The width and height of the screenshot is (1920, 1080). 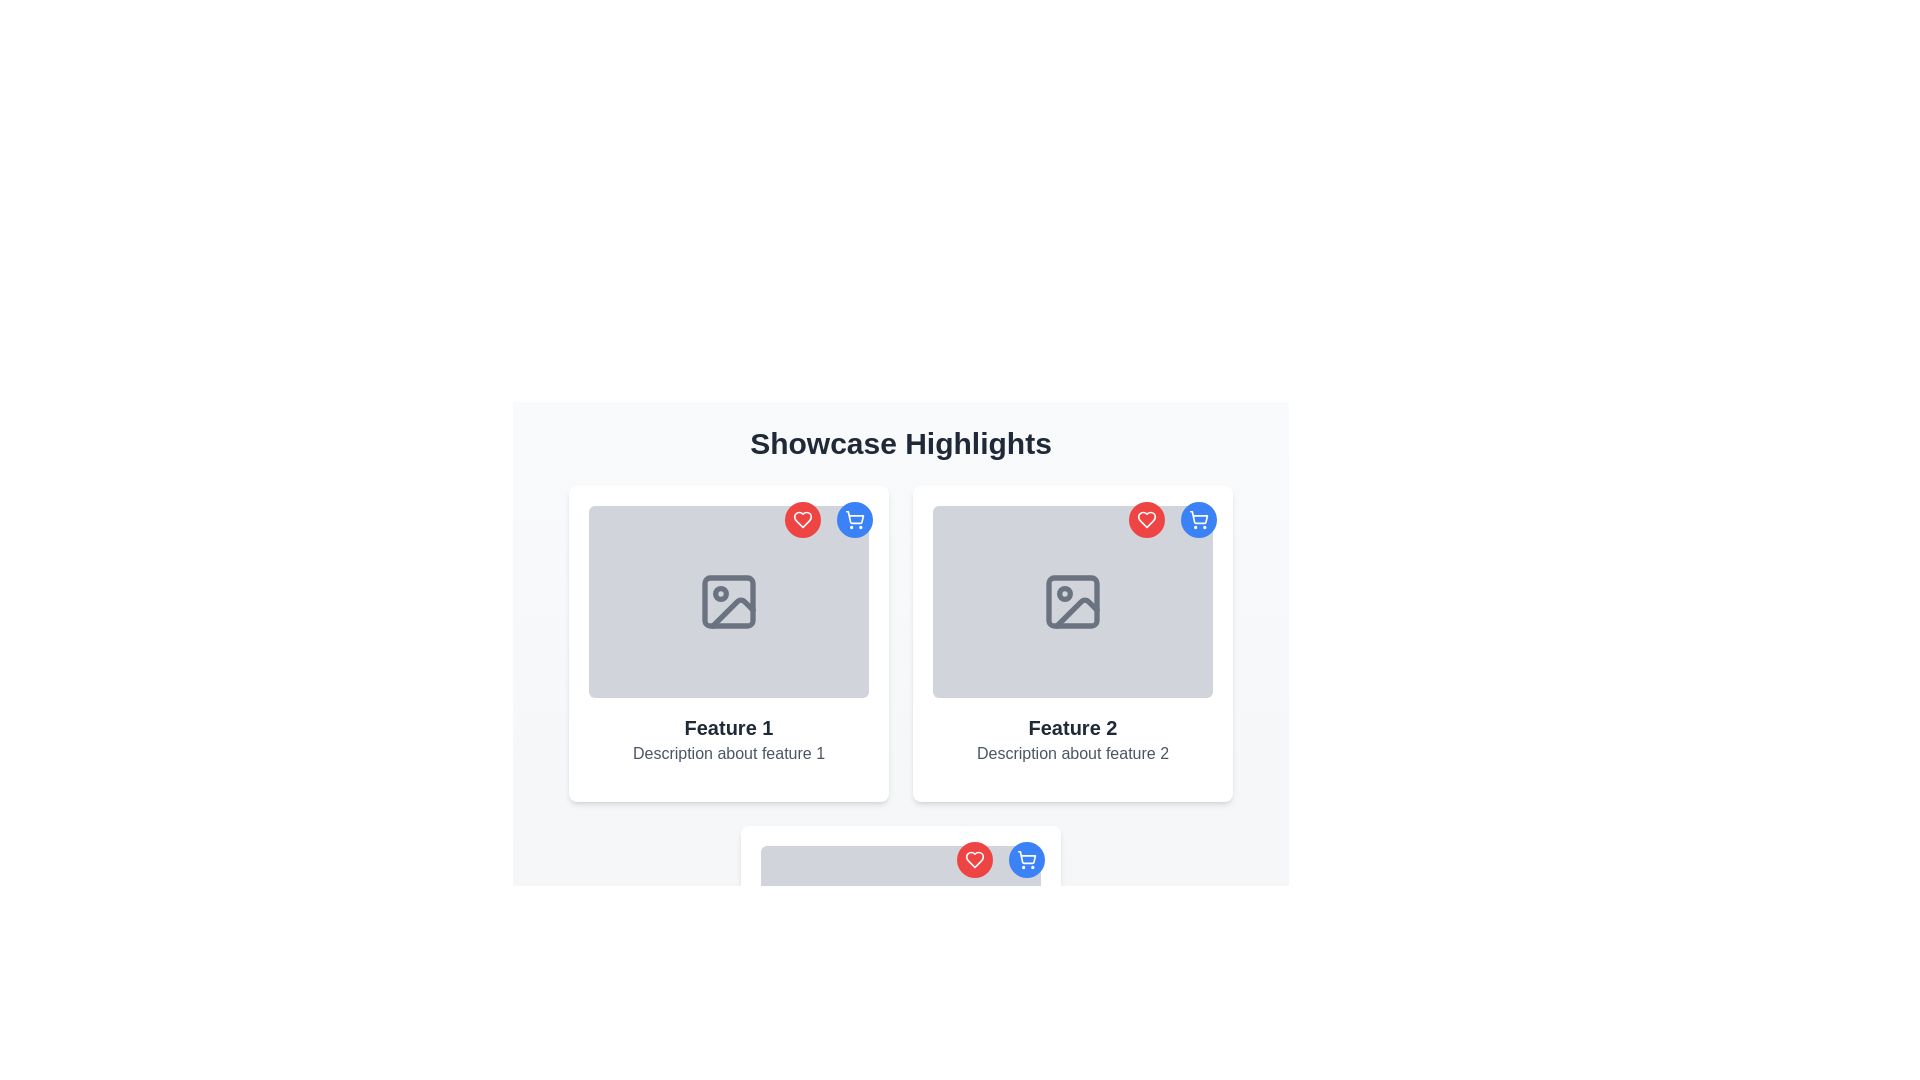 I want to click on the Image Placeholder located at the top of the box titled 'Feature 1', which serves as a display area for associated media content, so click(x=728, y=600).